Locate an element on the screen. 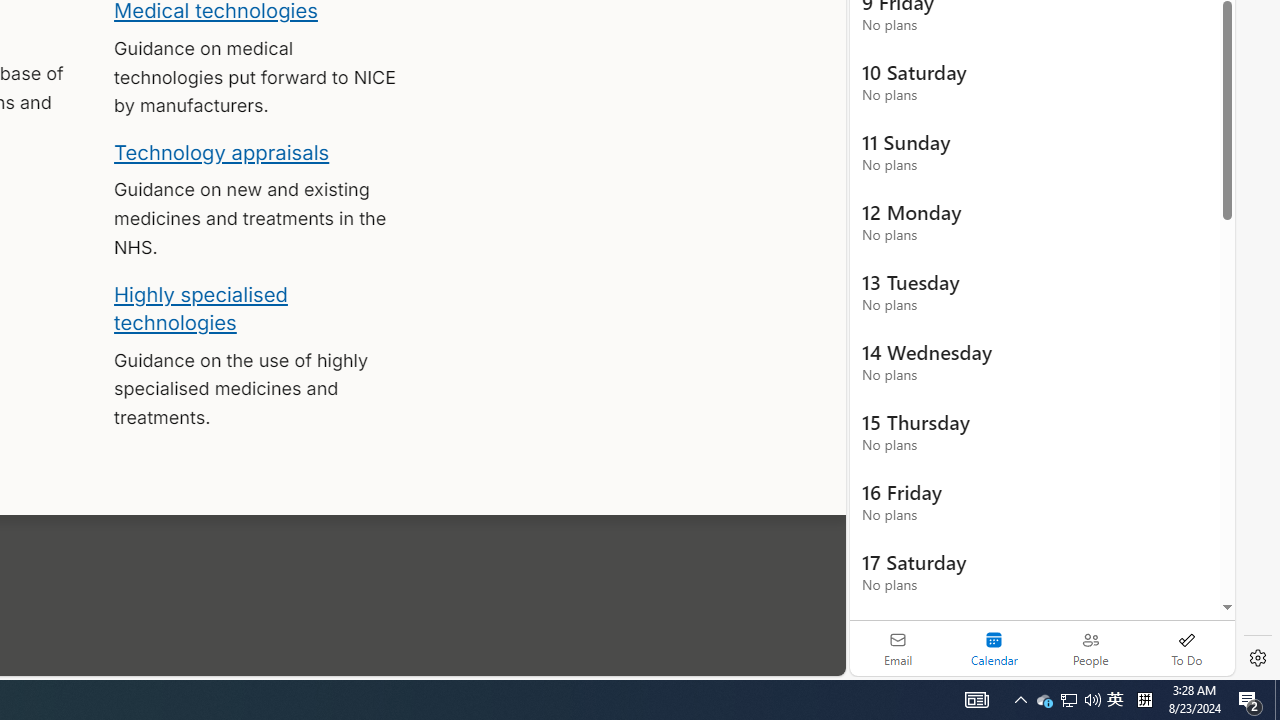  'To Do' is located at coordinates (1186, 648).